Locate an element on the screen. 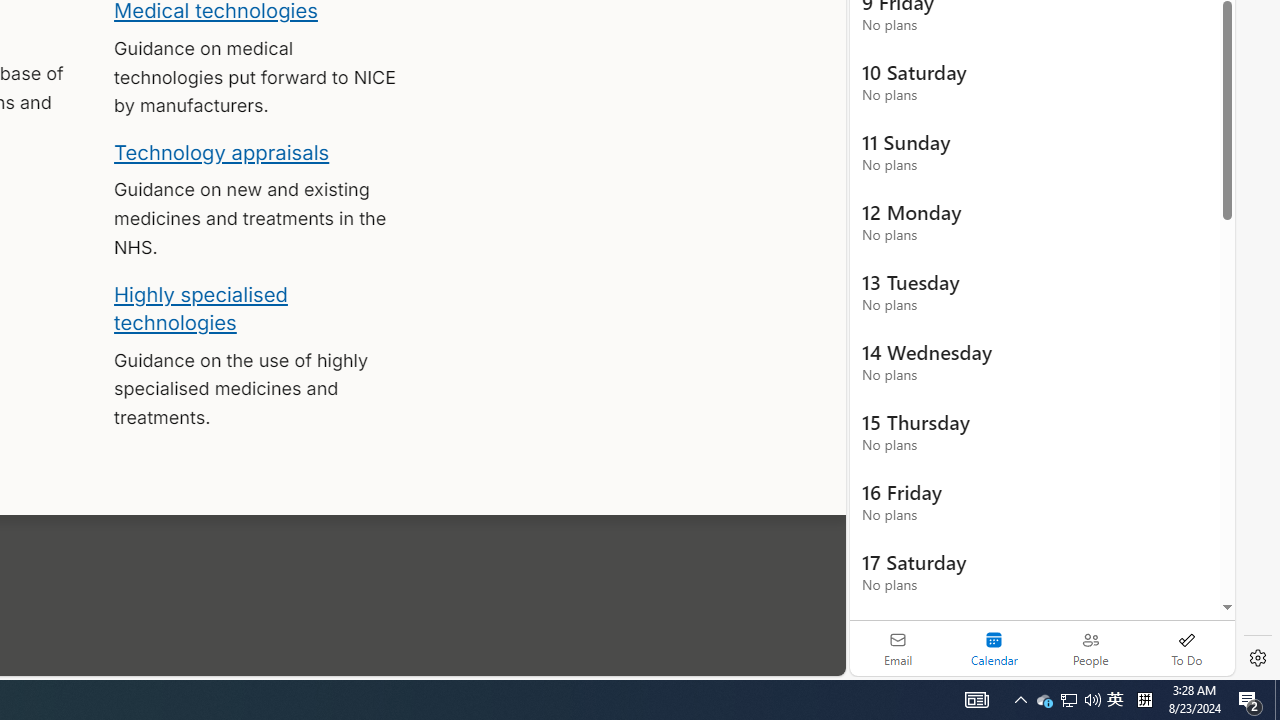  'To Do' is located at coordinates (1186, 648).